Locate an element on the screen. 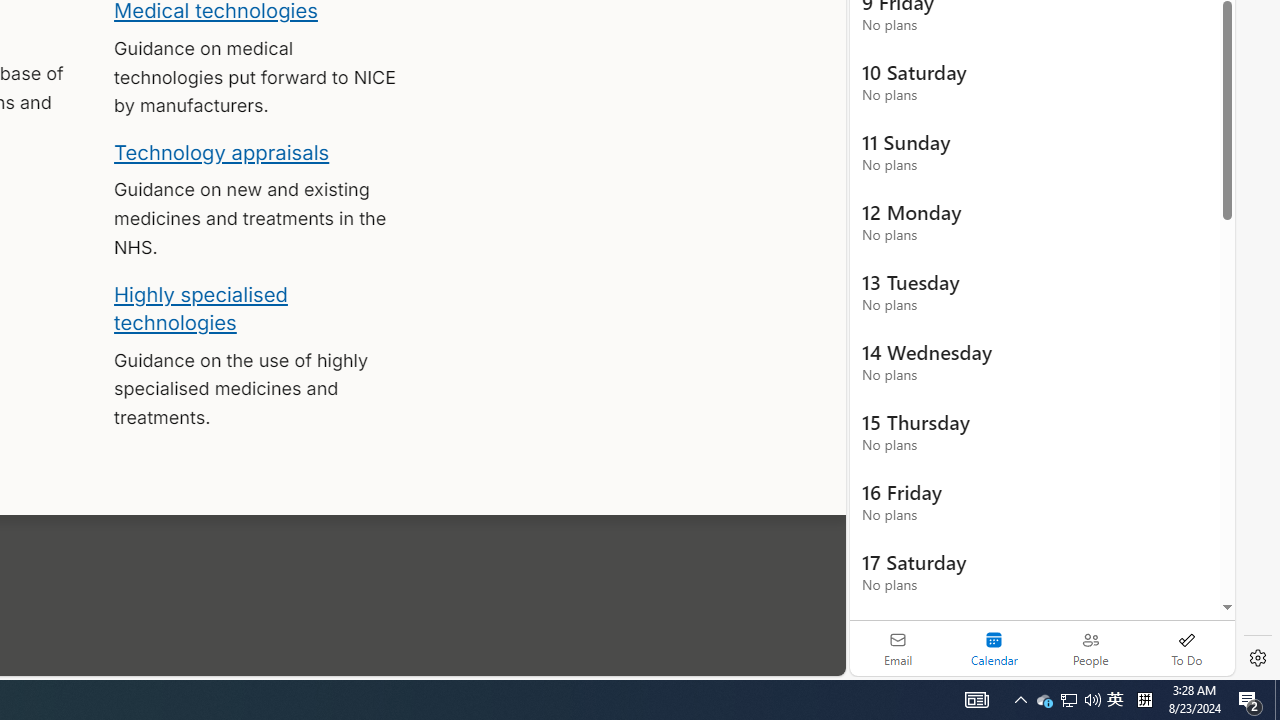  'To Do' is located at coordinates (1186, 648).